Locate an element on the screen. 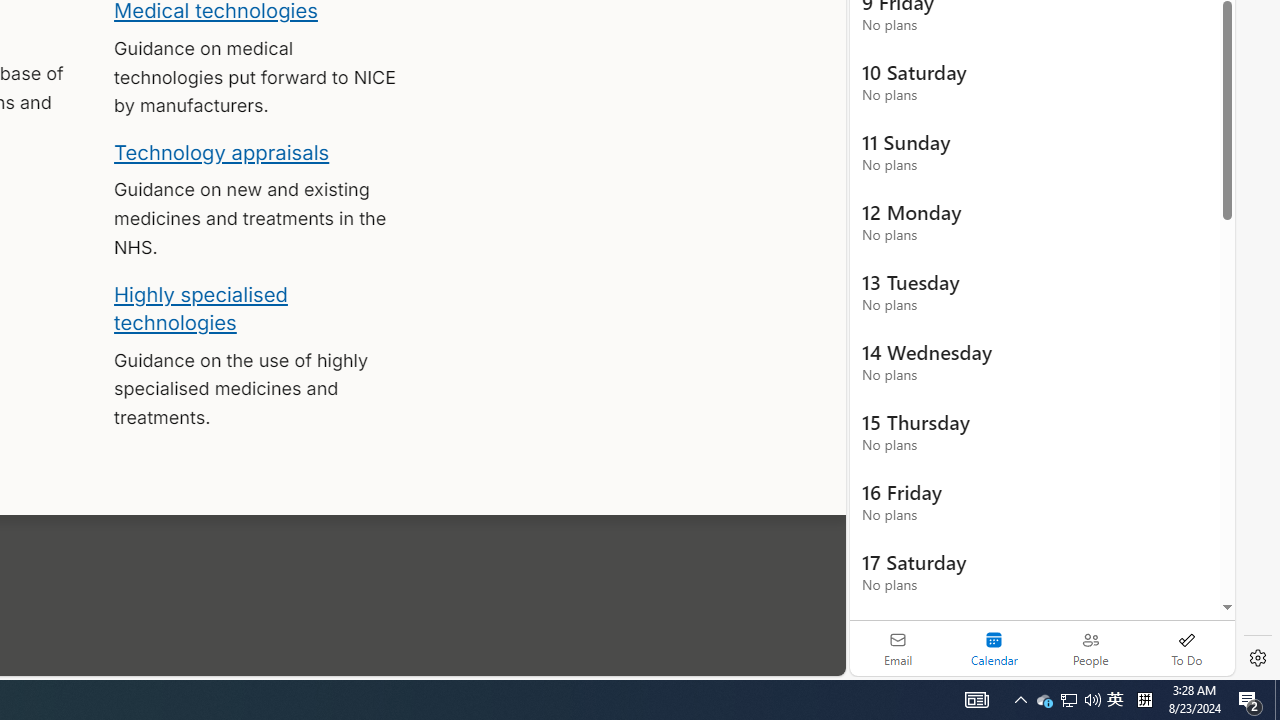  'To Do' is located at coordinates (1186, 648).